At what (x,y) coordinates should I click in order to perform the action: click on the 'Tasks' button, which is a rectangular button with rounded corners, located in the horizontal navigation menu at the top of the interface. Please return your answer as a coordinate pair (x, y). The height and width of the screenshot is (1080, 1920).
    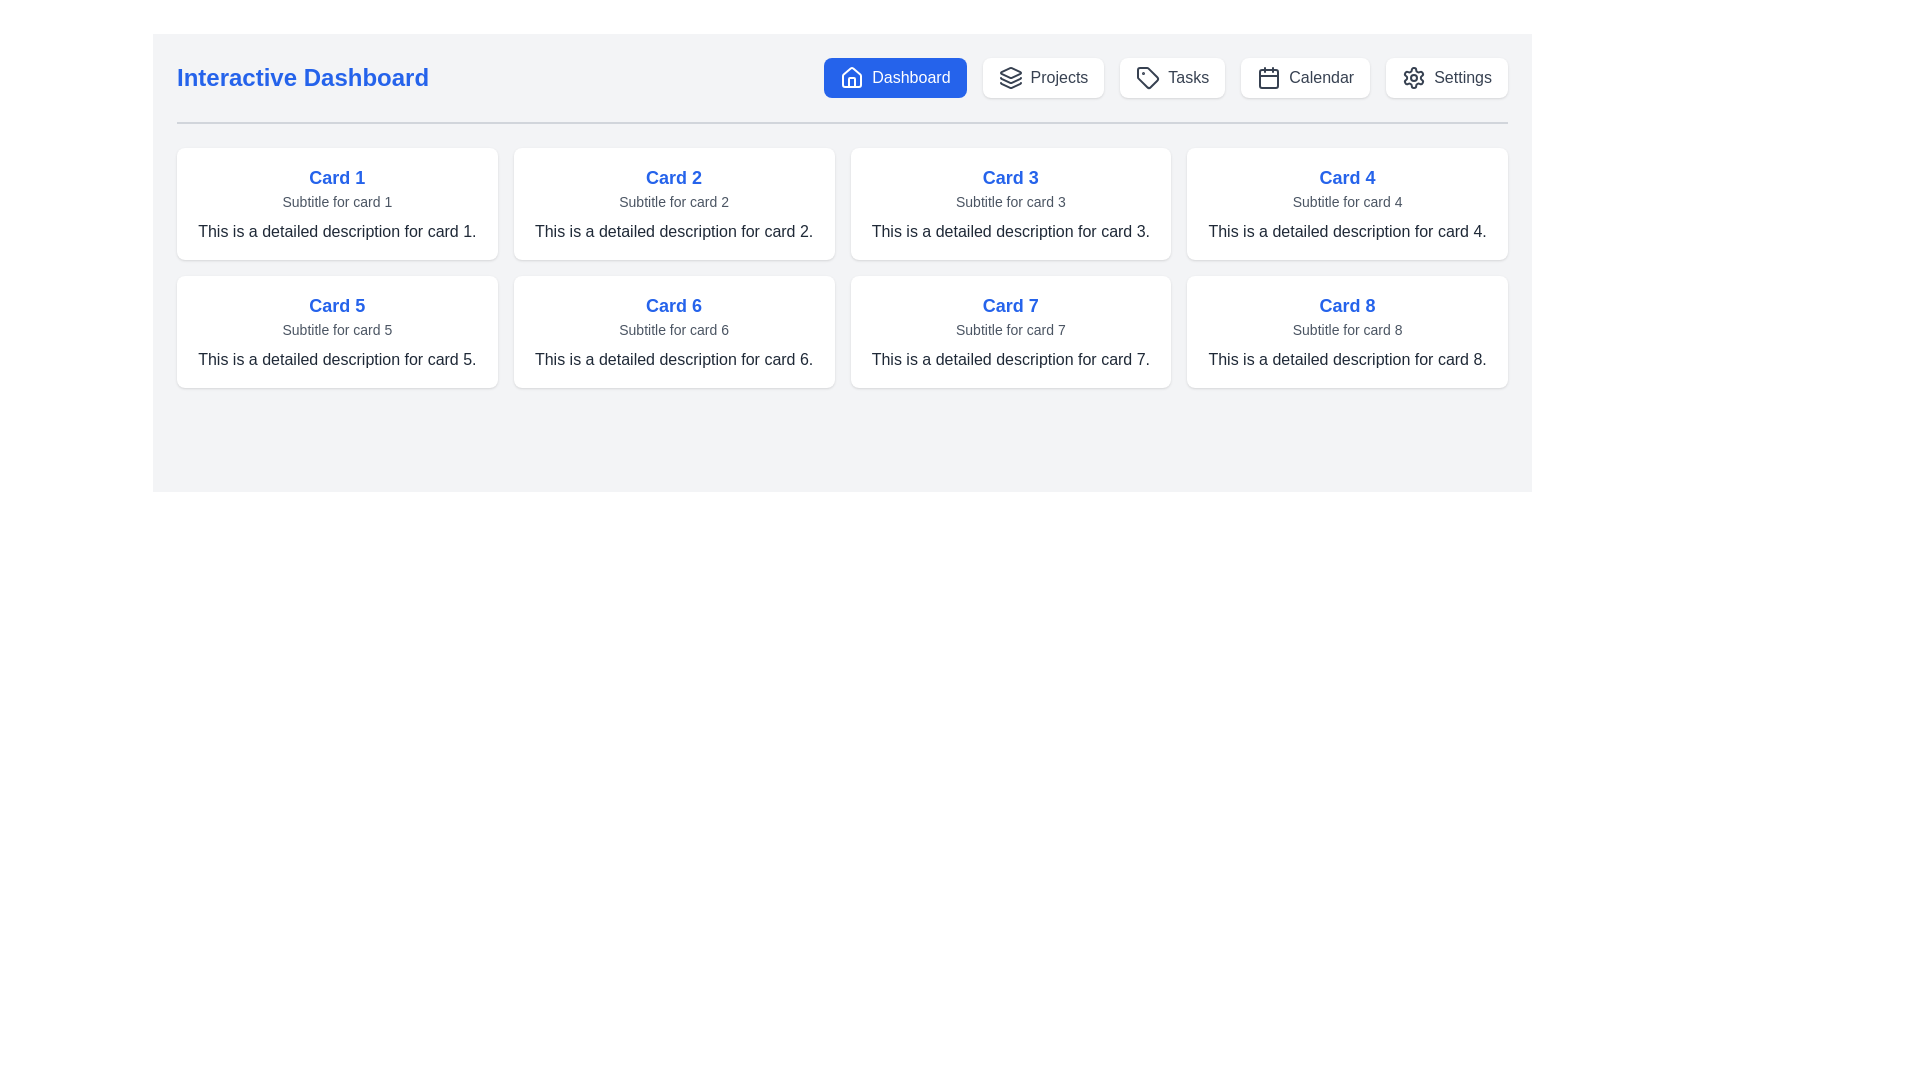
    Looking at the image, I should click on (1172, 76).